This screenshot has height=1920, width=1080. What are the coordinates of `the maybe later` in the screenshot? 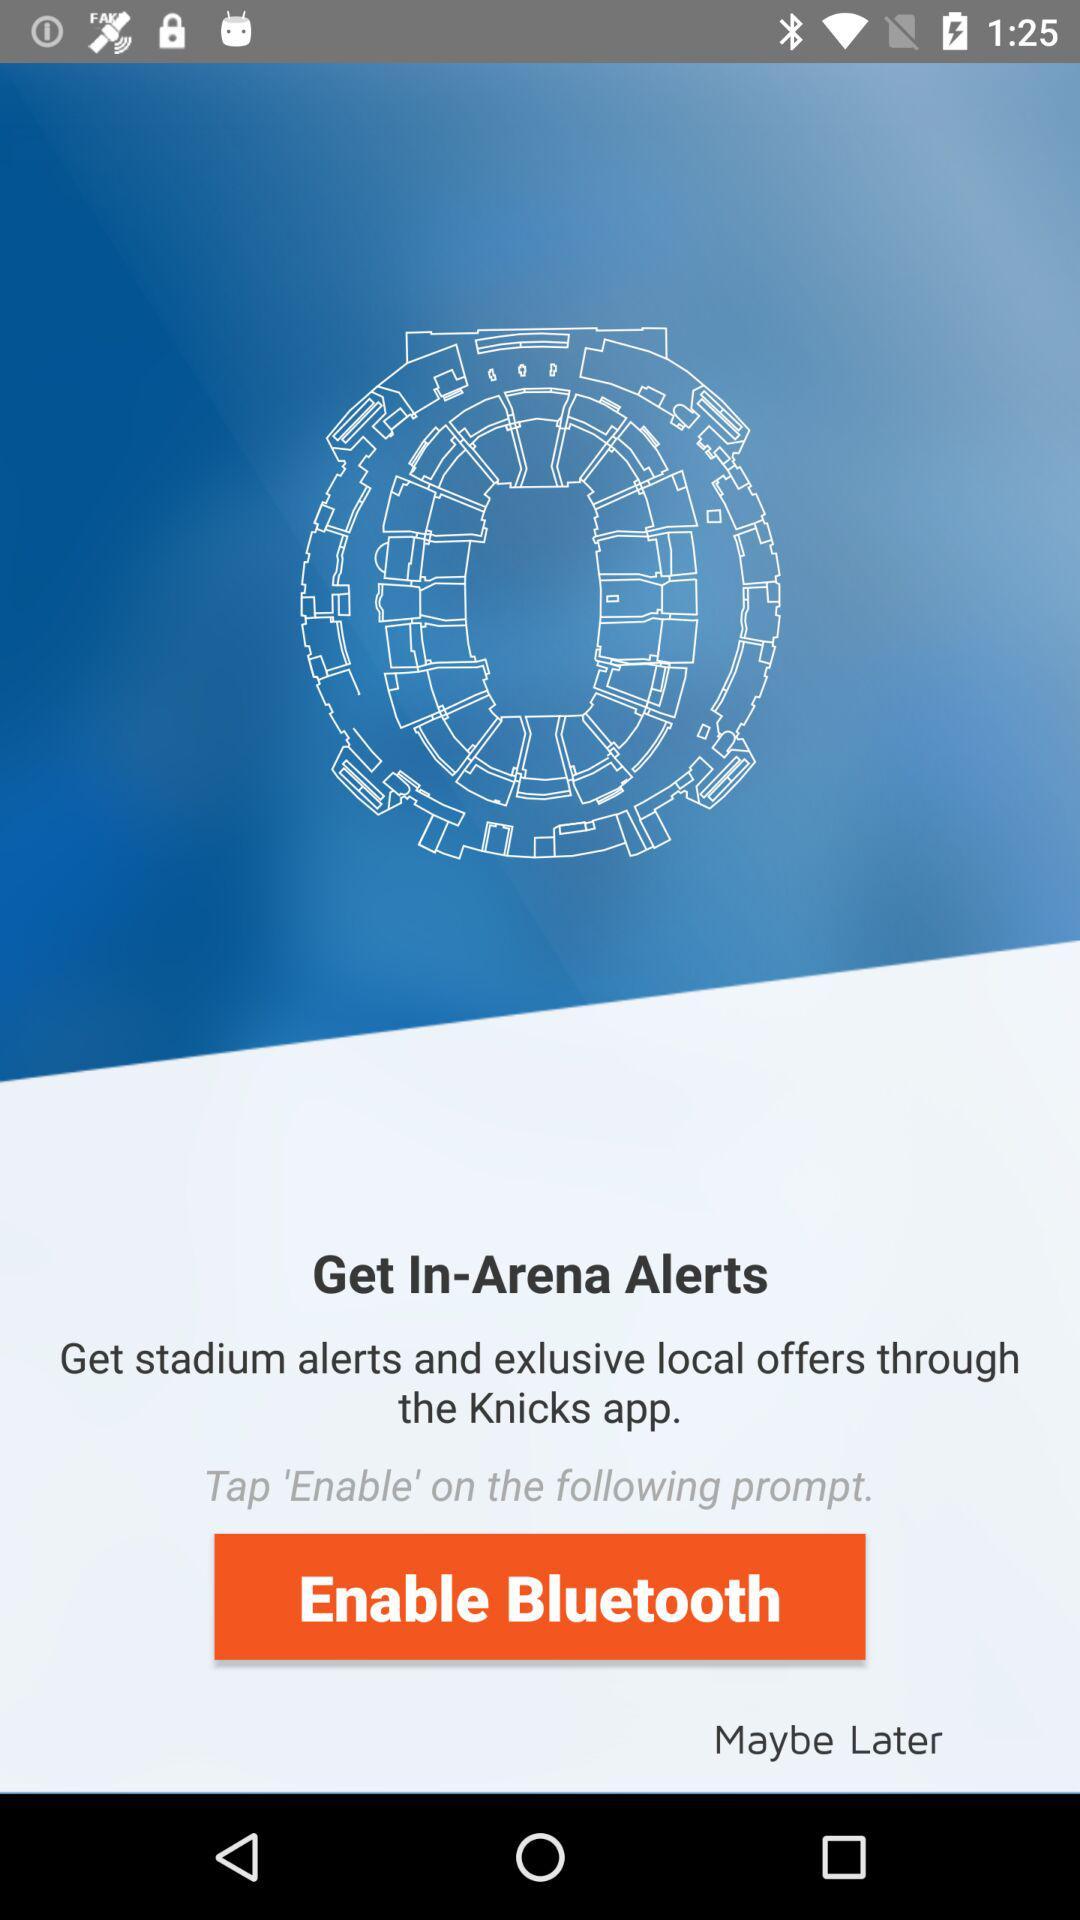 It's located at (828, 1736).